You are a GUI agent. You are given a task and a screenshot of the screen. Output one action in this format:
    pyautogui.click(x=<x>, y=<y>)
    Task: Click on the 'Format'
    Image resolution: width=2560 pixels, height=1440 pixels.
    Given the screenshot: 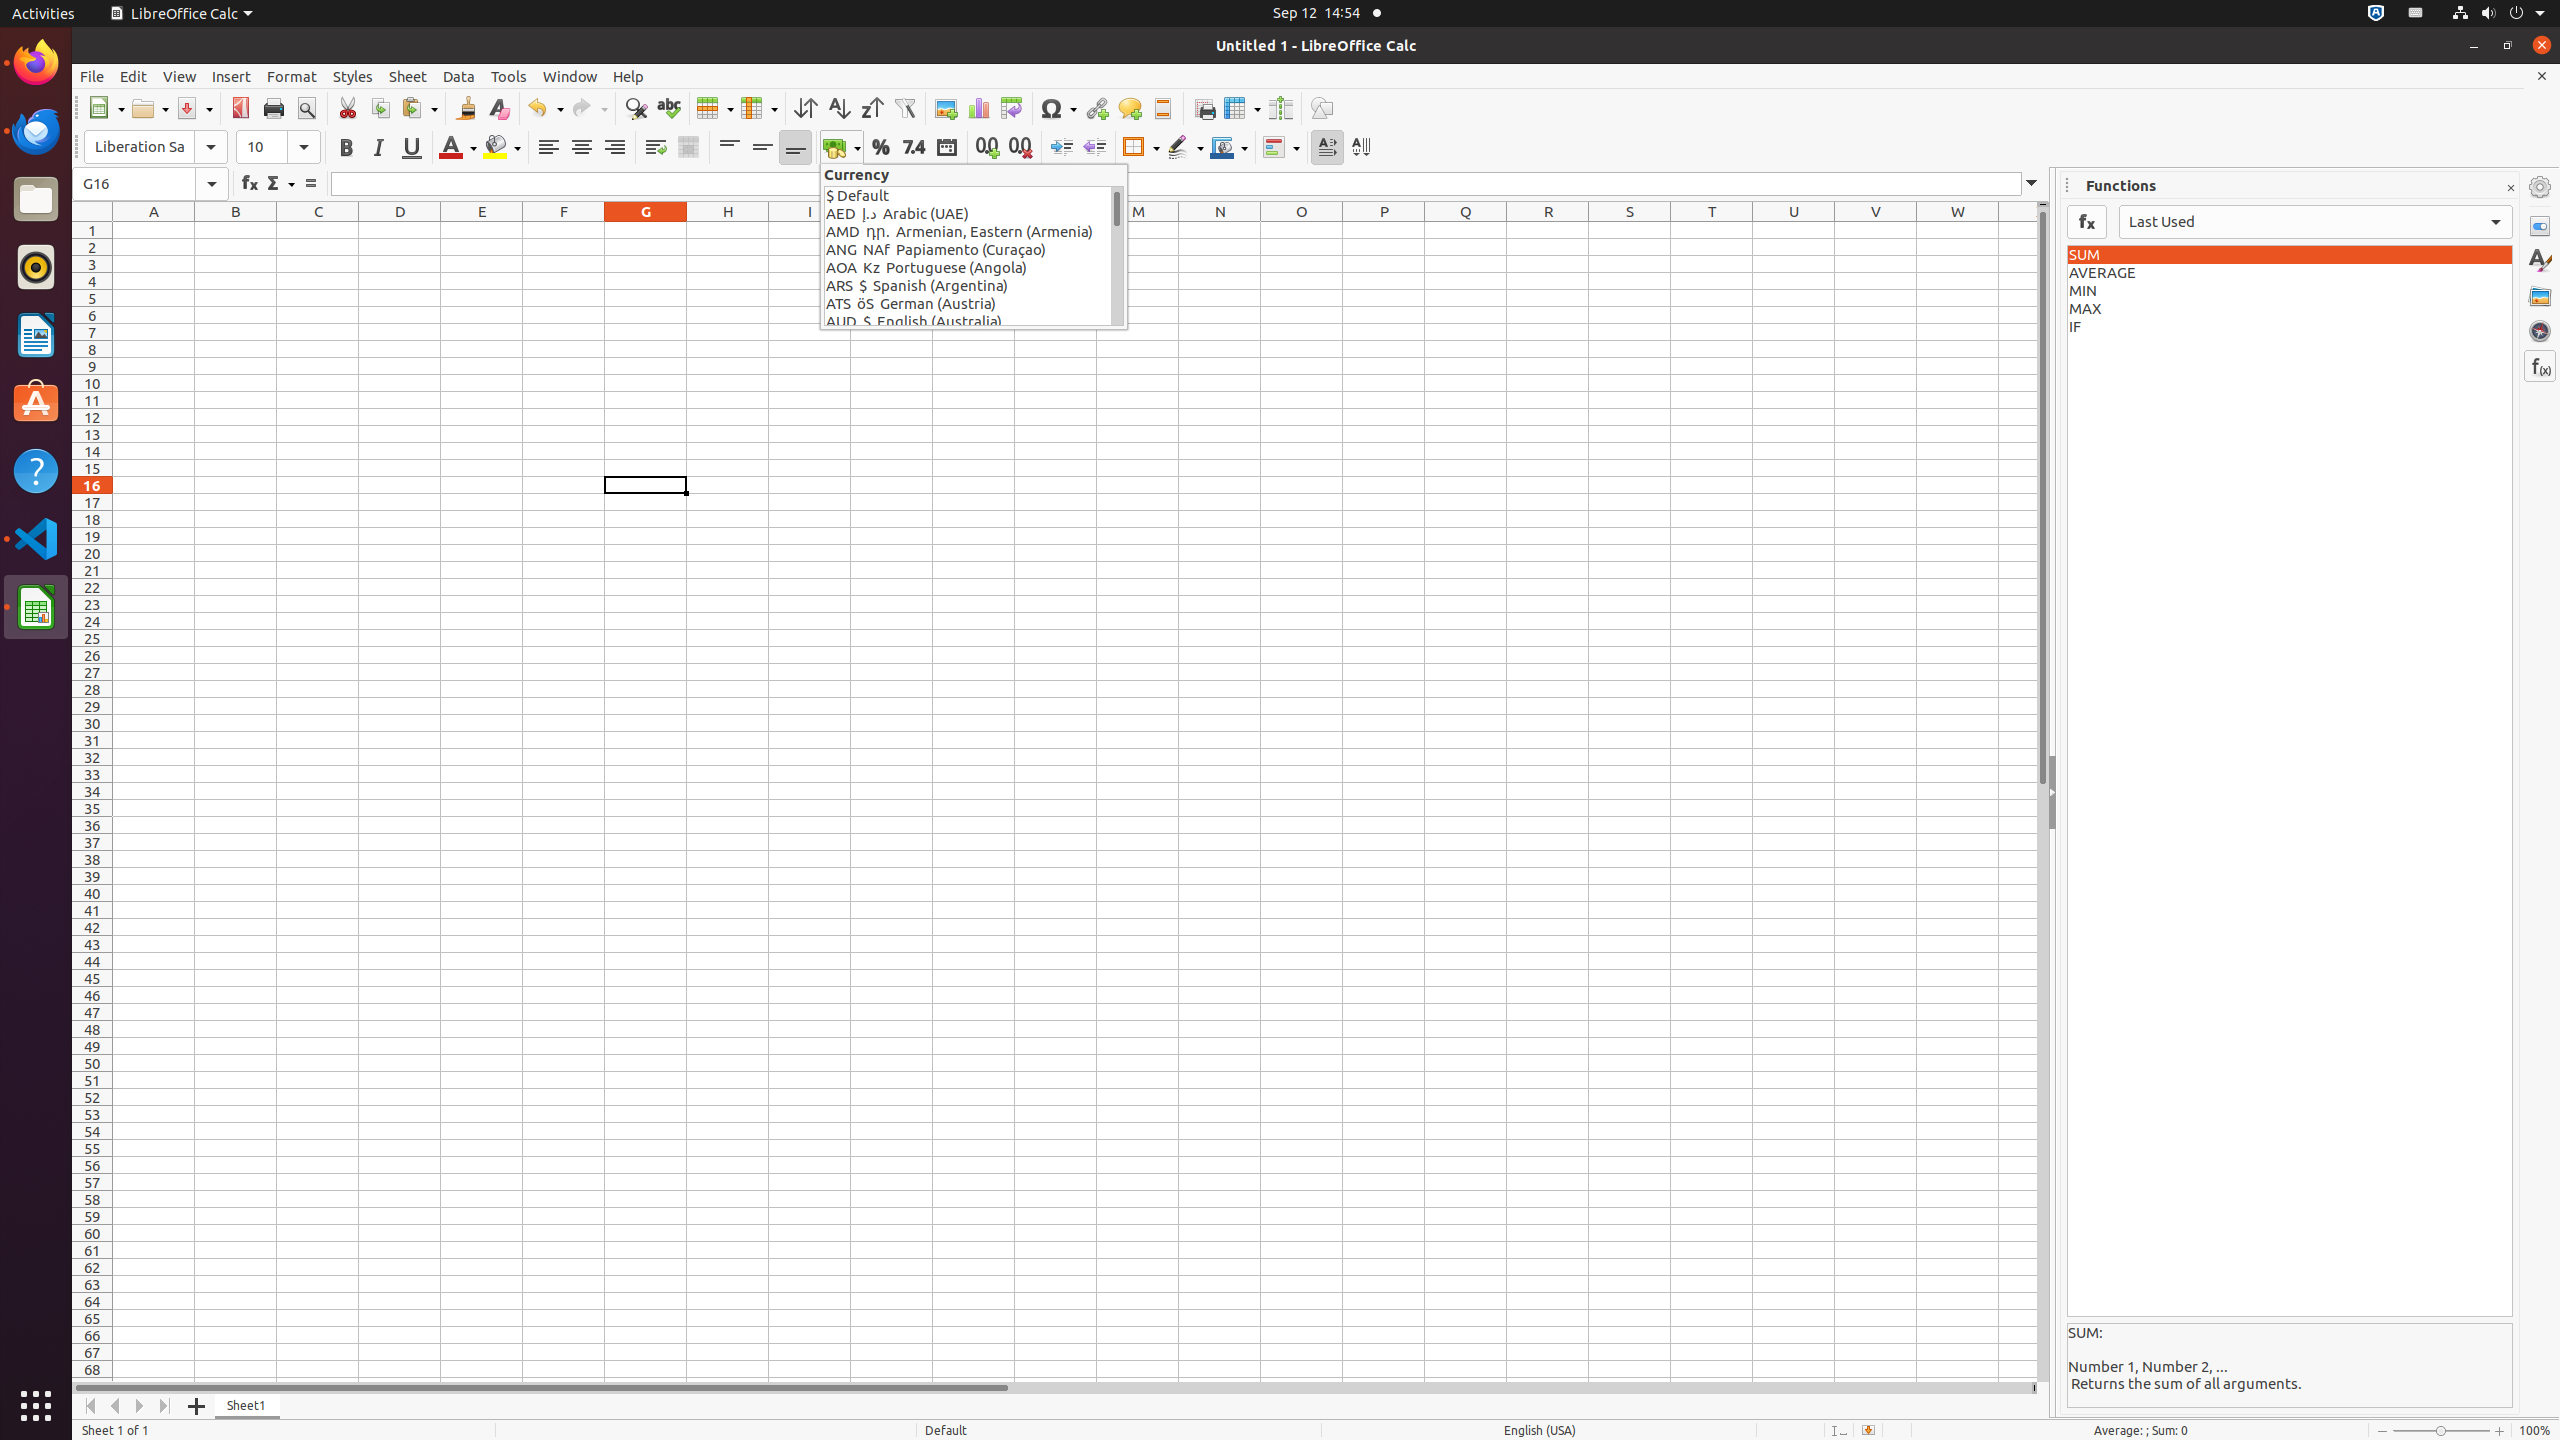 What is the action you would take?
    pyautogui.click(x=292, y=76)
    